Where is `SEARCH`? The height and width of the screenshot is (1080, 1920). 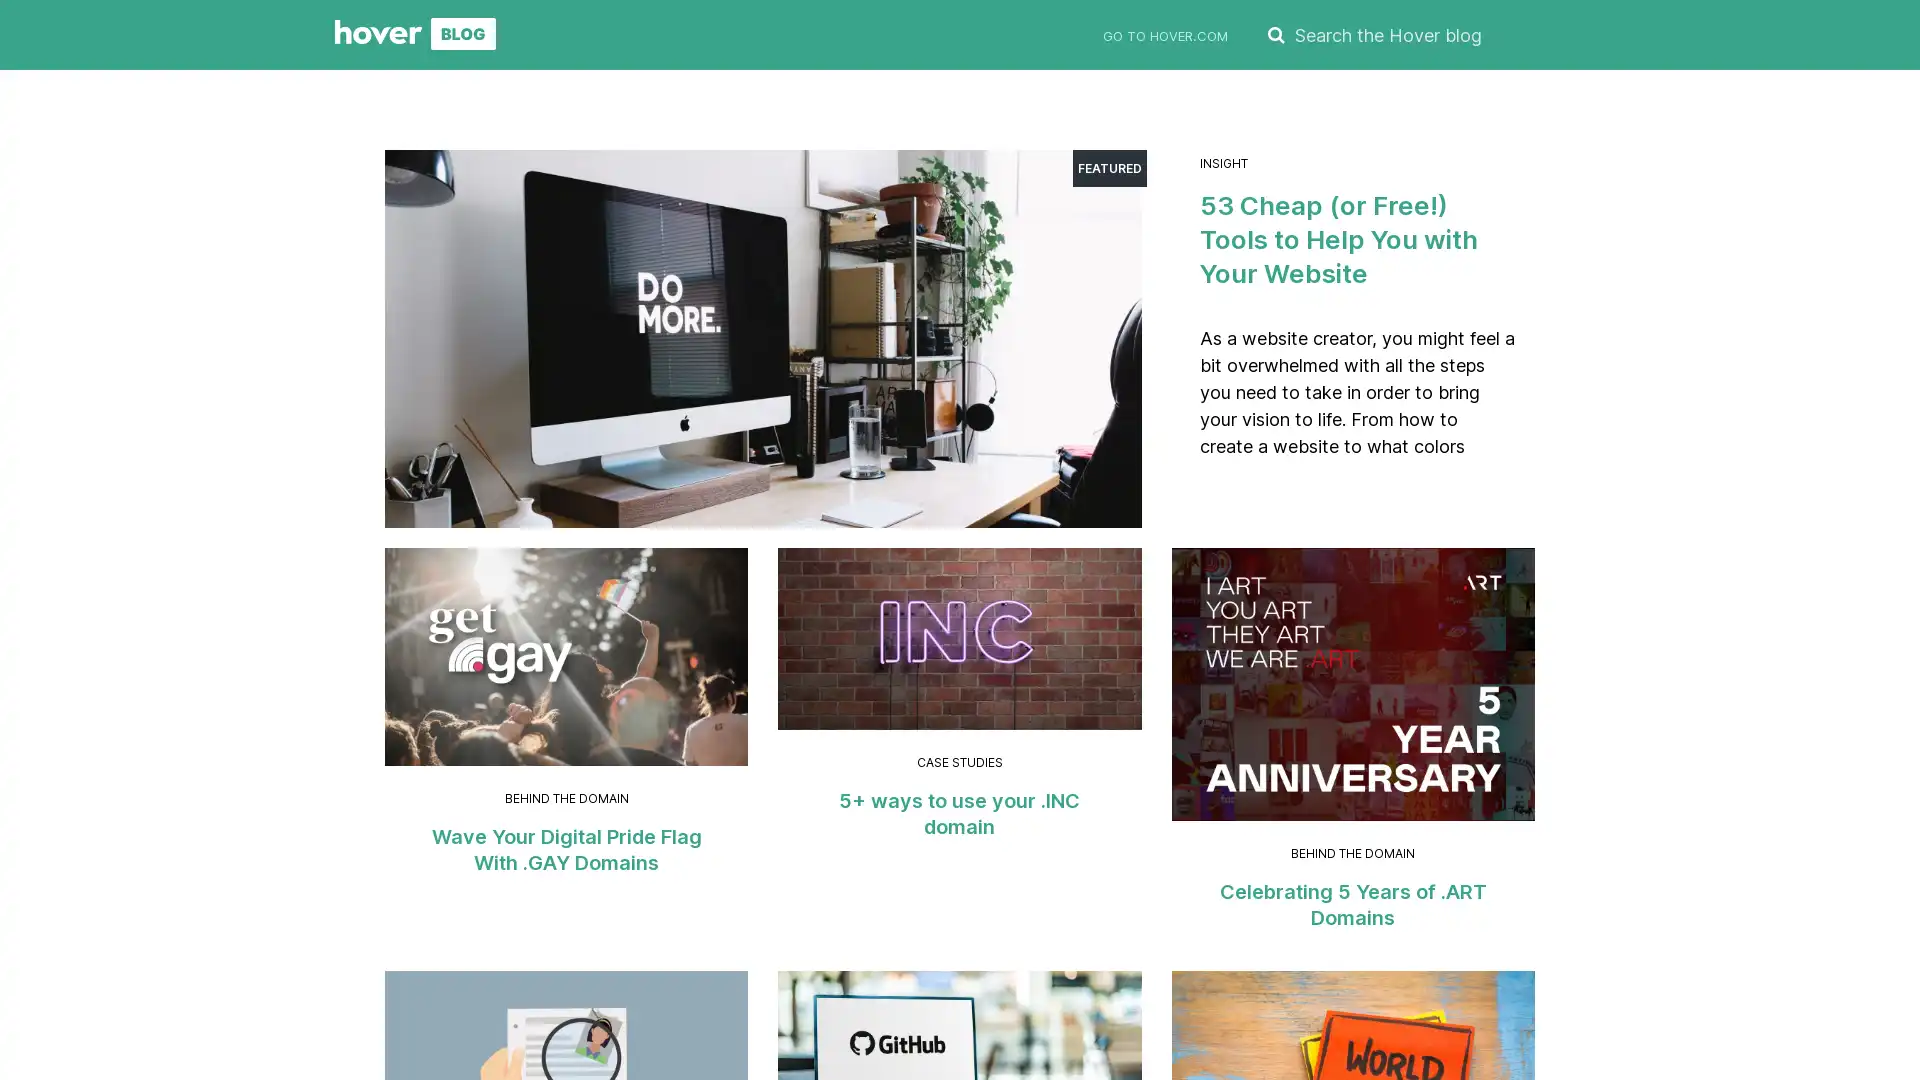
SEARCH is located at coordinates (1275, 34).